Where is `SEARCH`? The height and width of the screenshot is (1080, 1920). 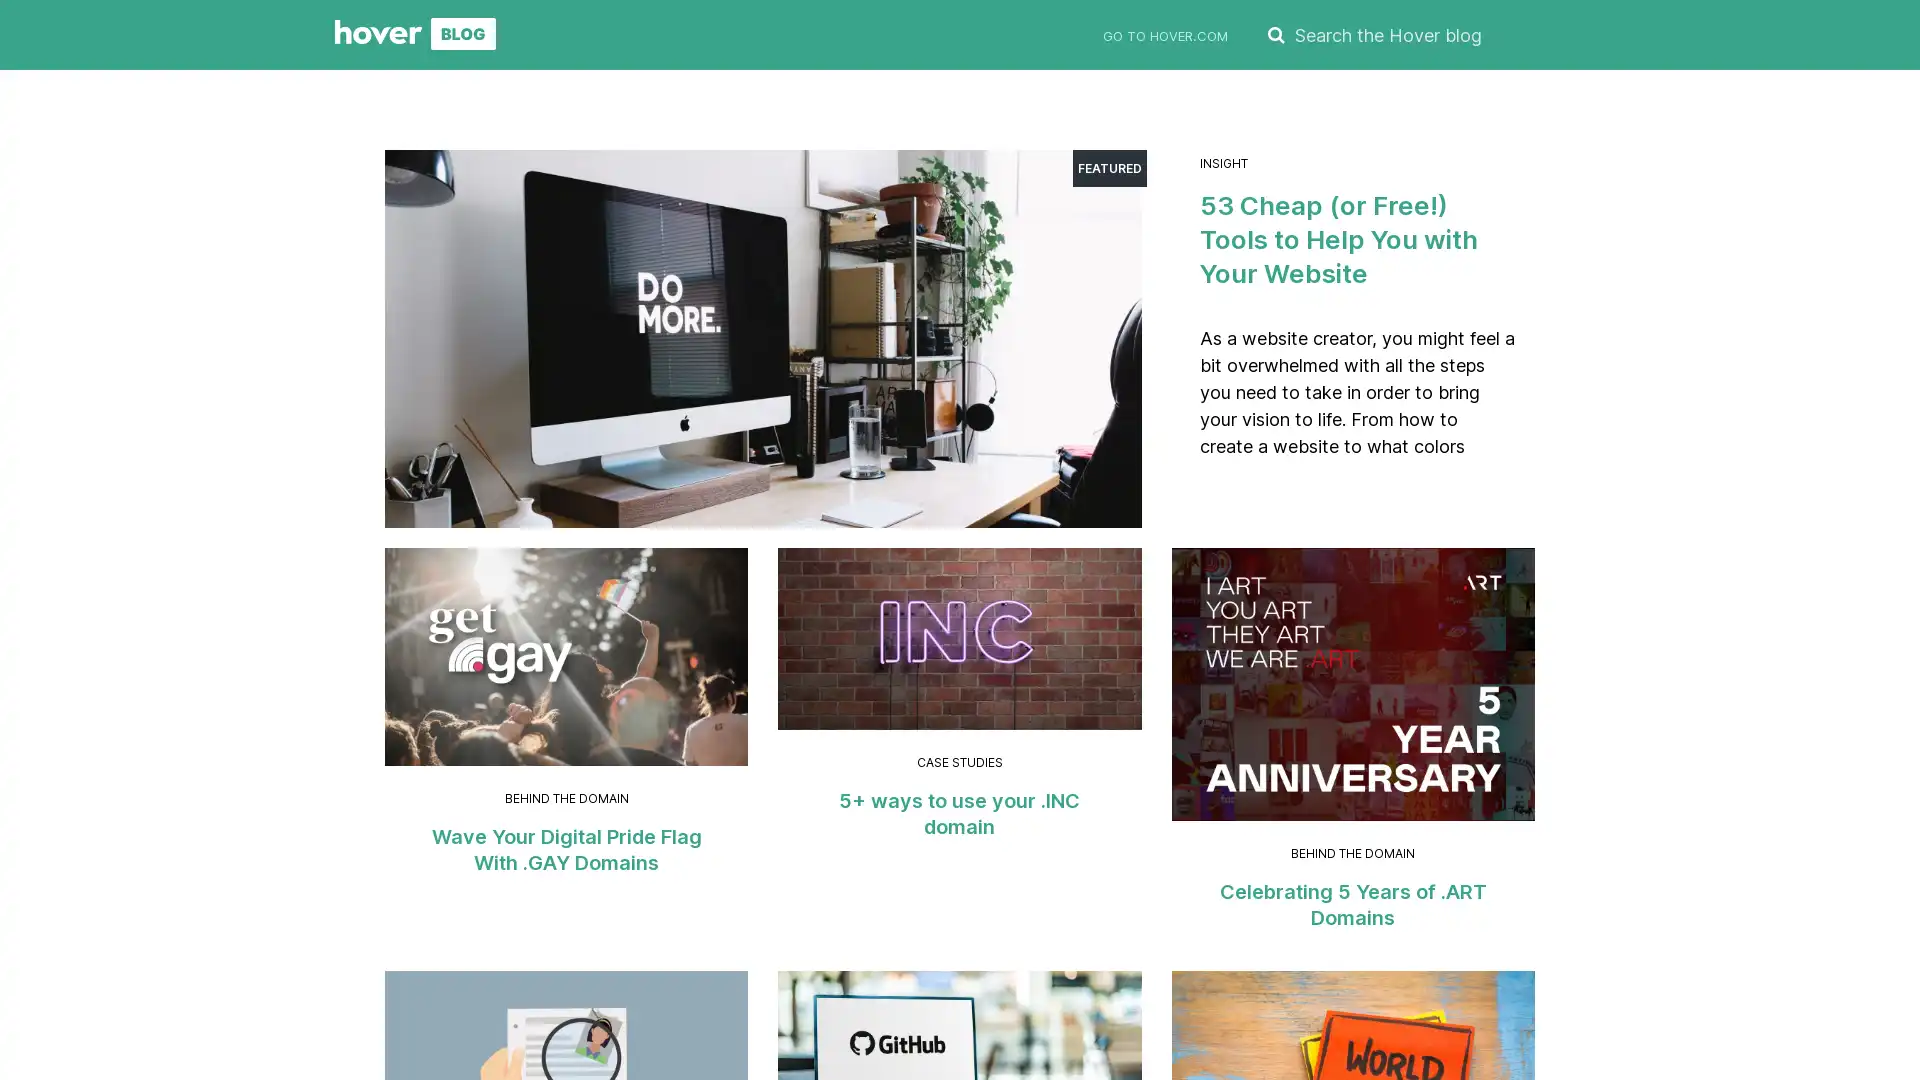
SEARCH is located at coordinates (1275, 34).